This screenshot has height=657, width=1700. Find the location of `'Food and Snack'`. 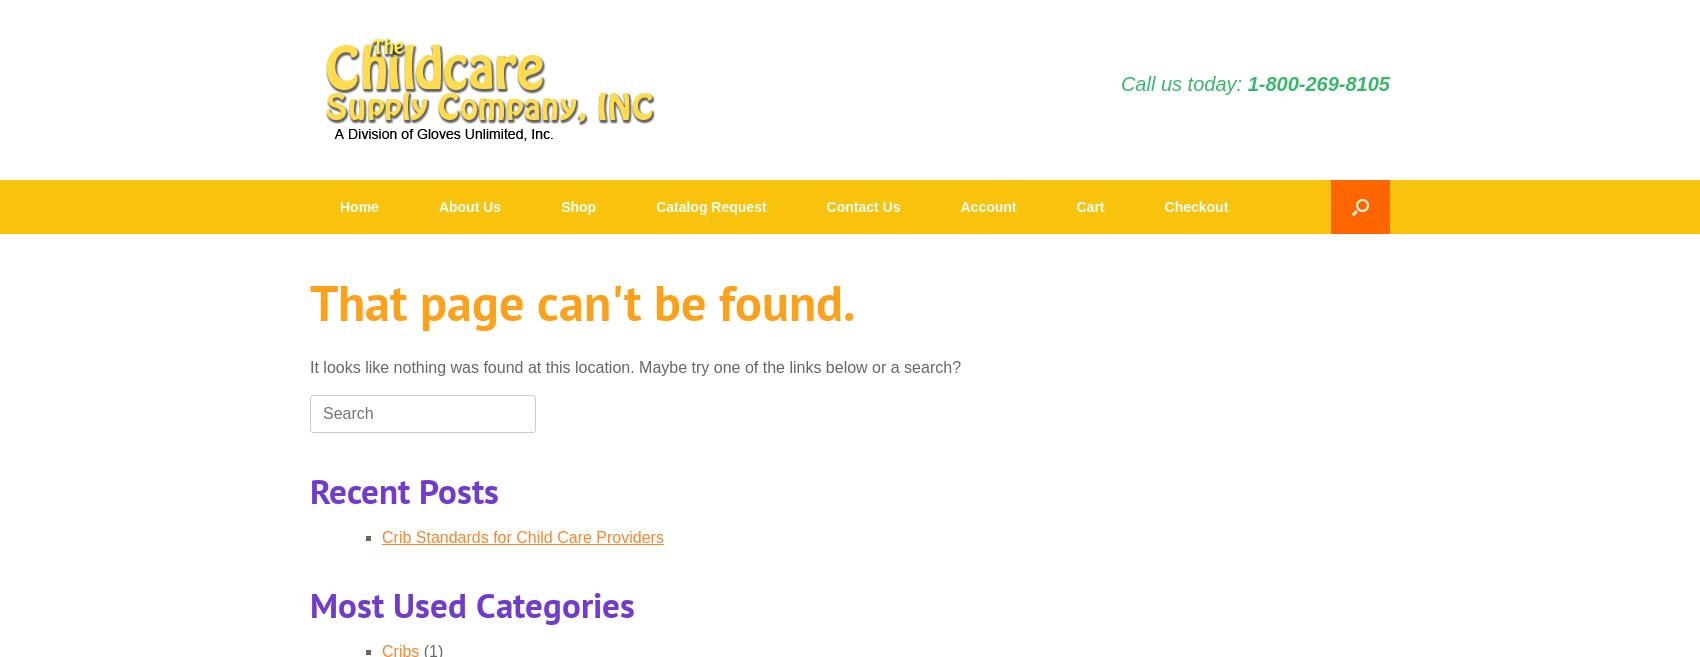

'Food and Snack' is located at coordinates (813, 534).